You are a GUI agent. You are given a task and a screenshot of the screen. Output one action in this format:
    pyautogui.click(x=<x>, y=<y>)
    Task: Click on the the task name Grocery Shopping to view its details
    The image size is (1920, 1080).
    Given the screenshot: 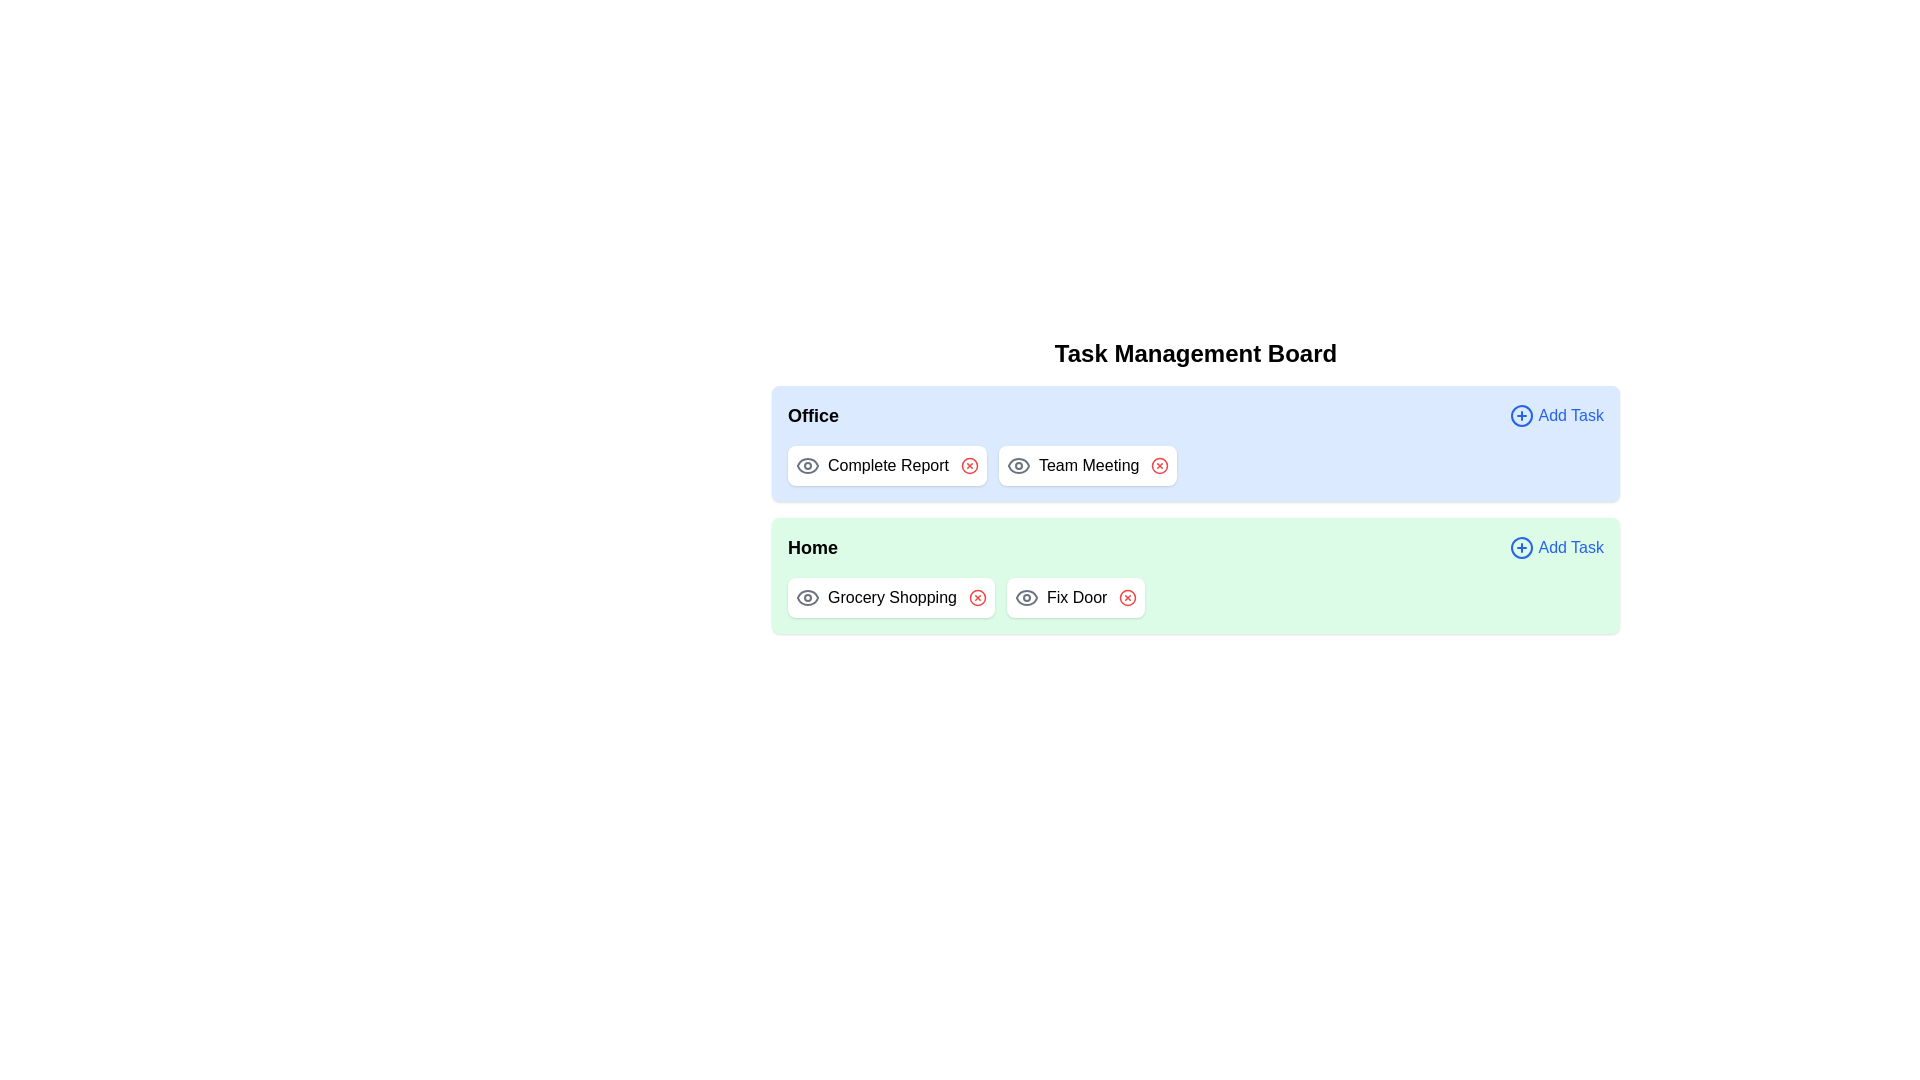 What is the action you would take?
    pyautogui.click(x=890, y=596)
    